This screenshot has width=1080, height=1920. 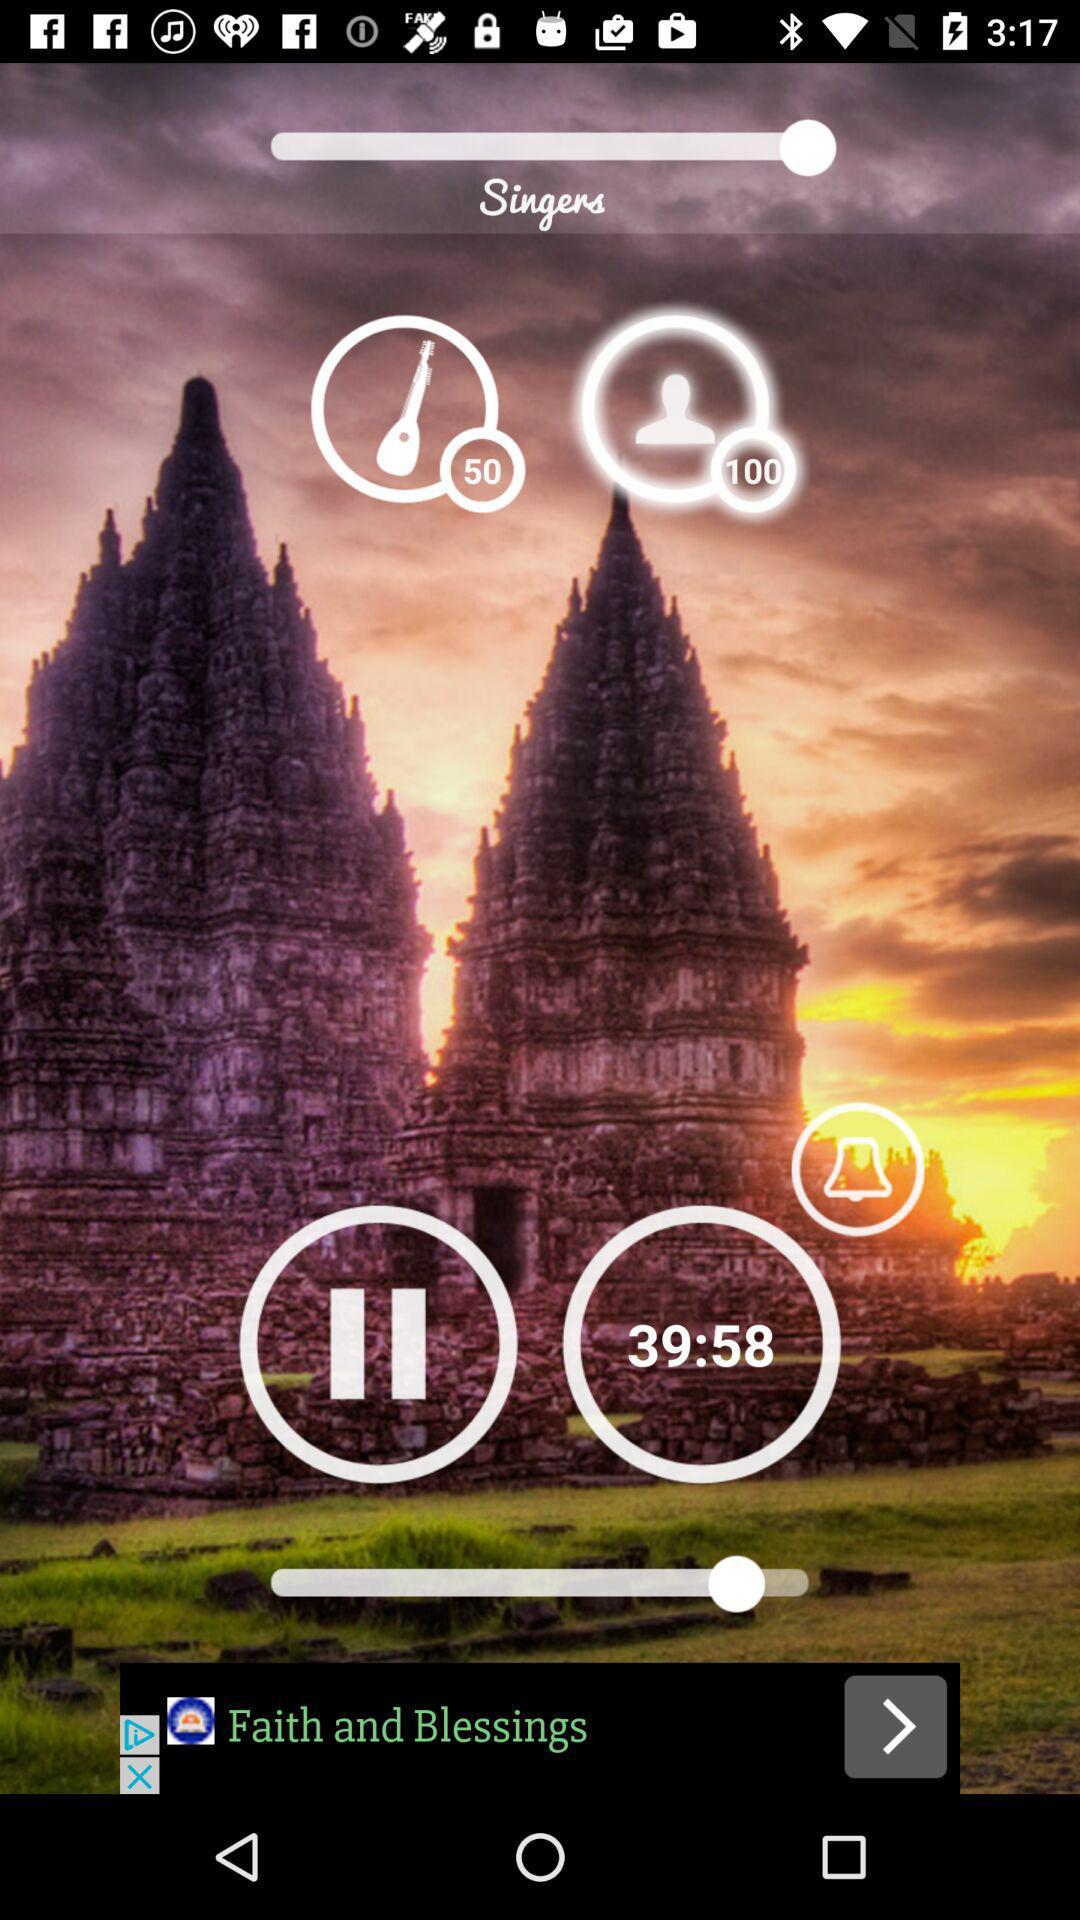 What do you see at coordinates (856, 1168) in the screenshot?
I see `set alarm` at bounding box center [856, 1168].